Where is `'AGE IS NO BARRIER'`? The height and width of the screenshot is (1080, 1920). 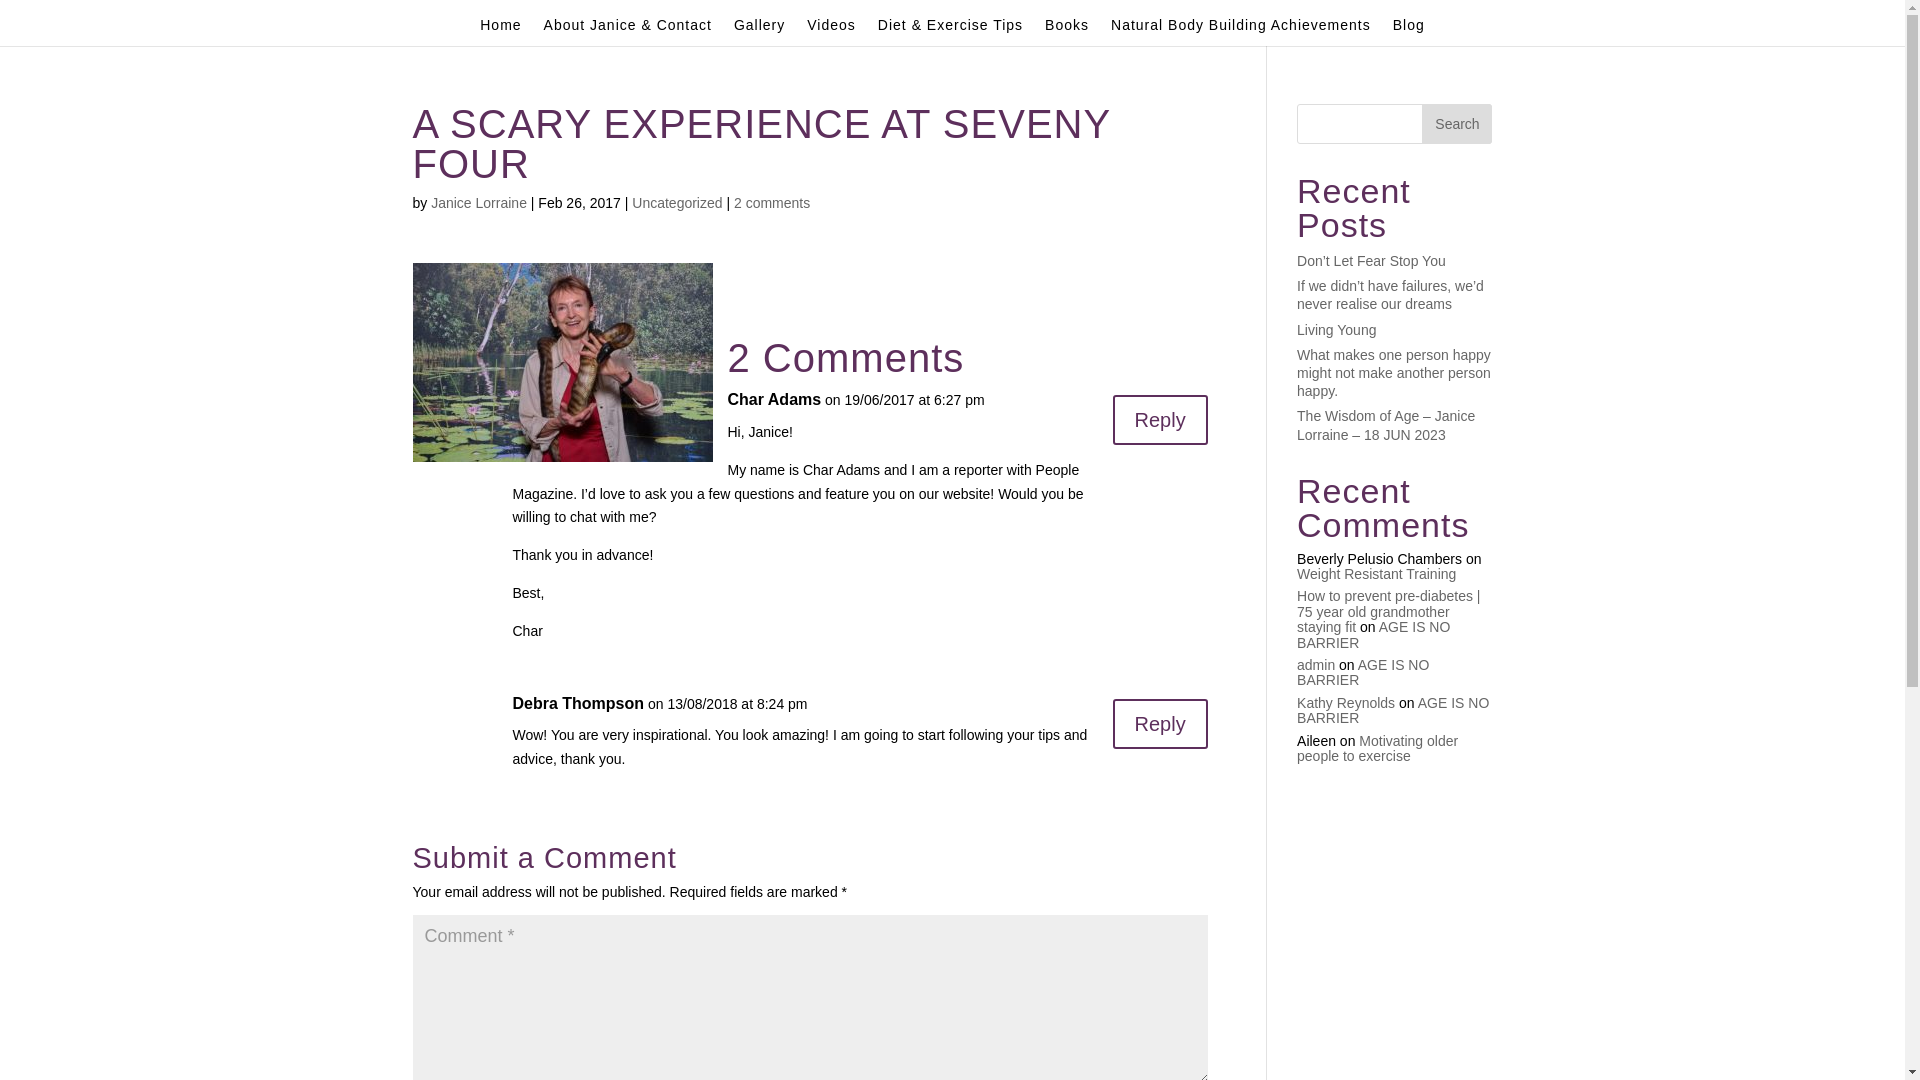
'AGE IS NO BARRIER' is located at coordinates (1372, 634).